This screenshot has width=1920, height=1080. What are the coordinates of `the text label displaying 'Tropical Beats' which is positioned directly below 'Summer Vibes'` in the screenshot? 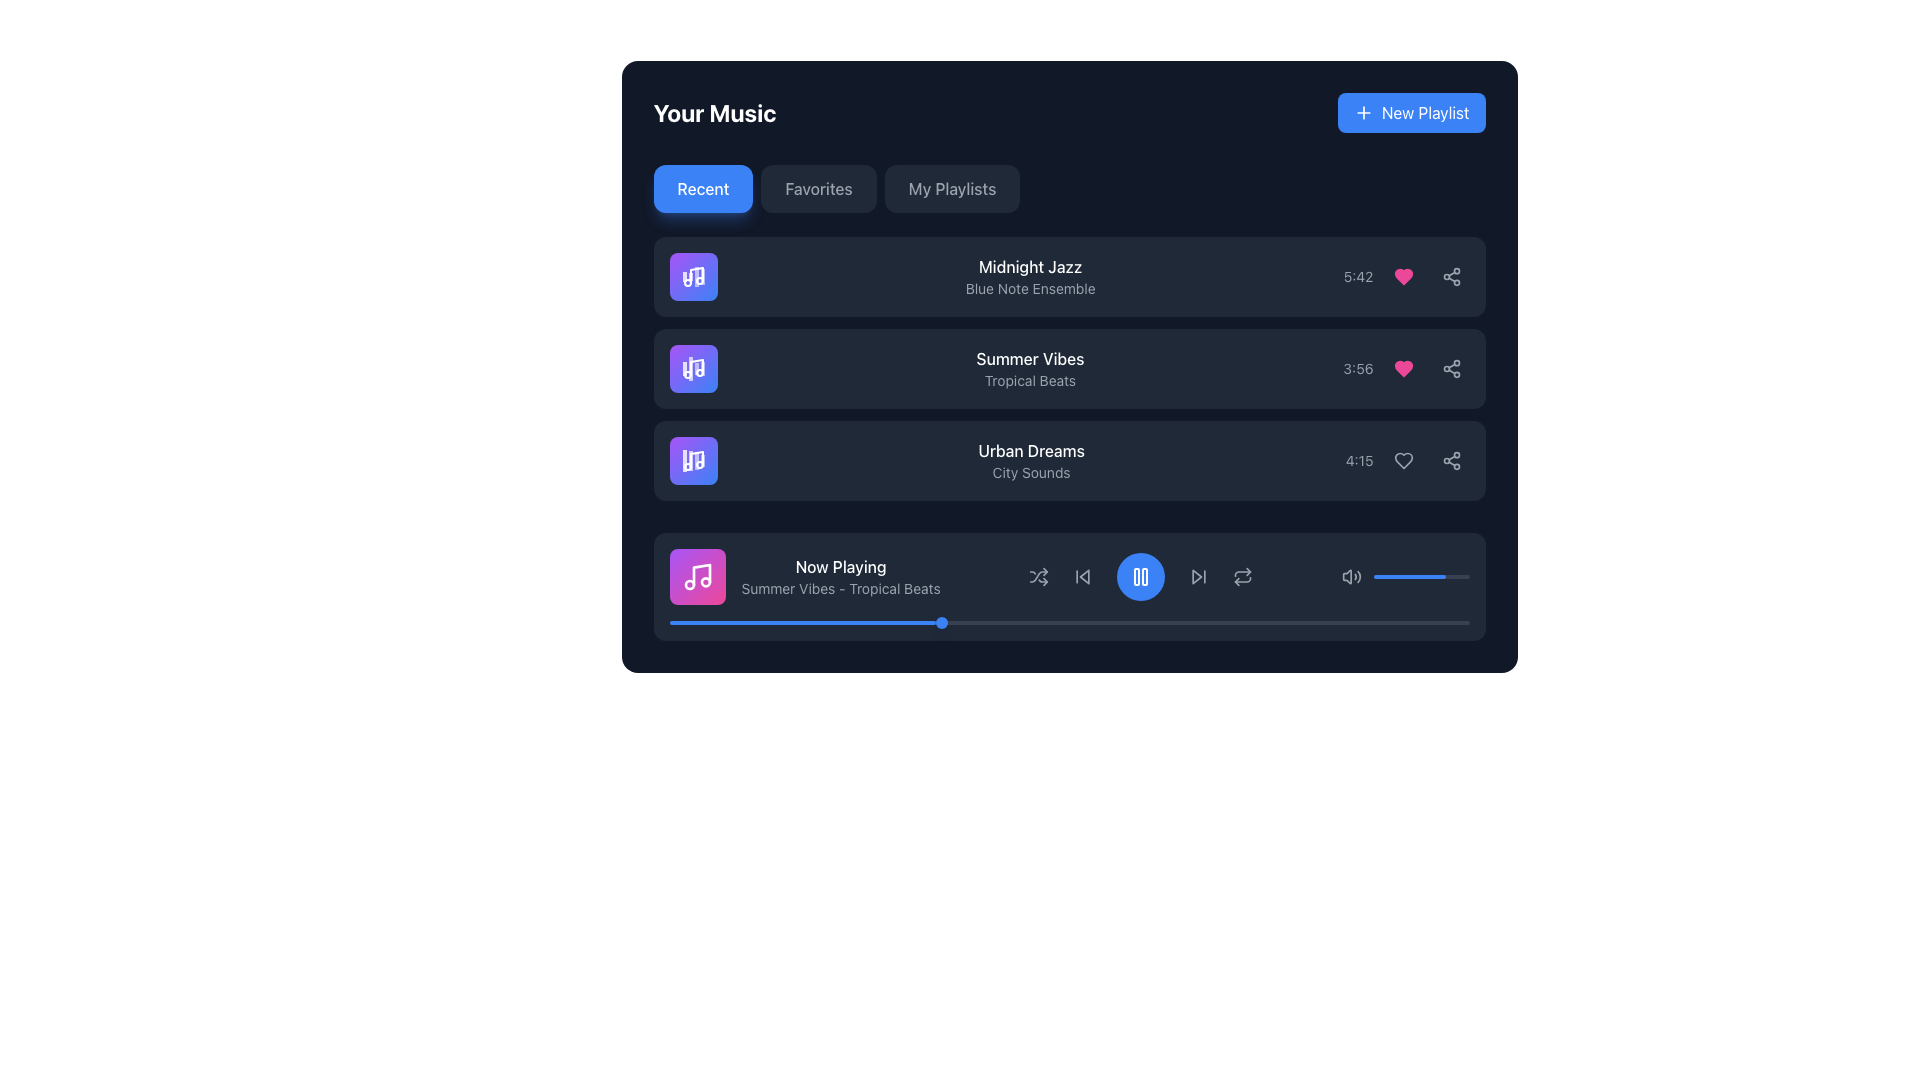 It's located at (1030, 381).